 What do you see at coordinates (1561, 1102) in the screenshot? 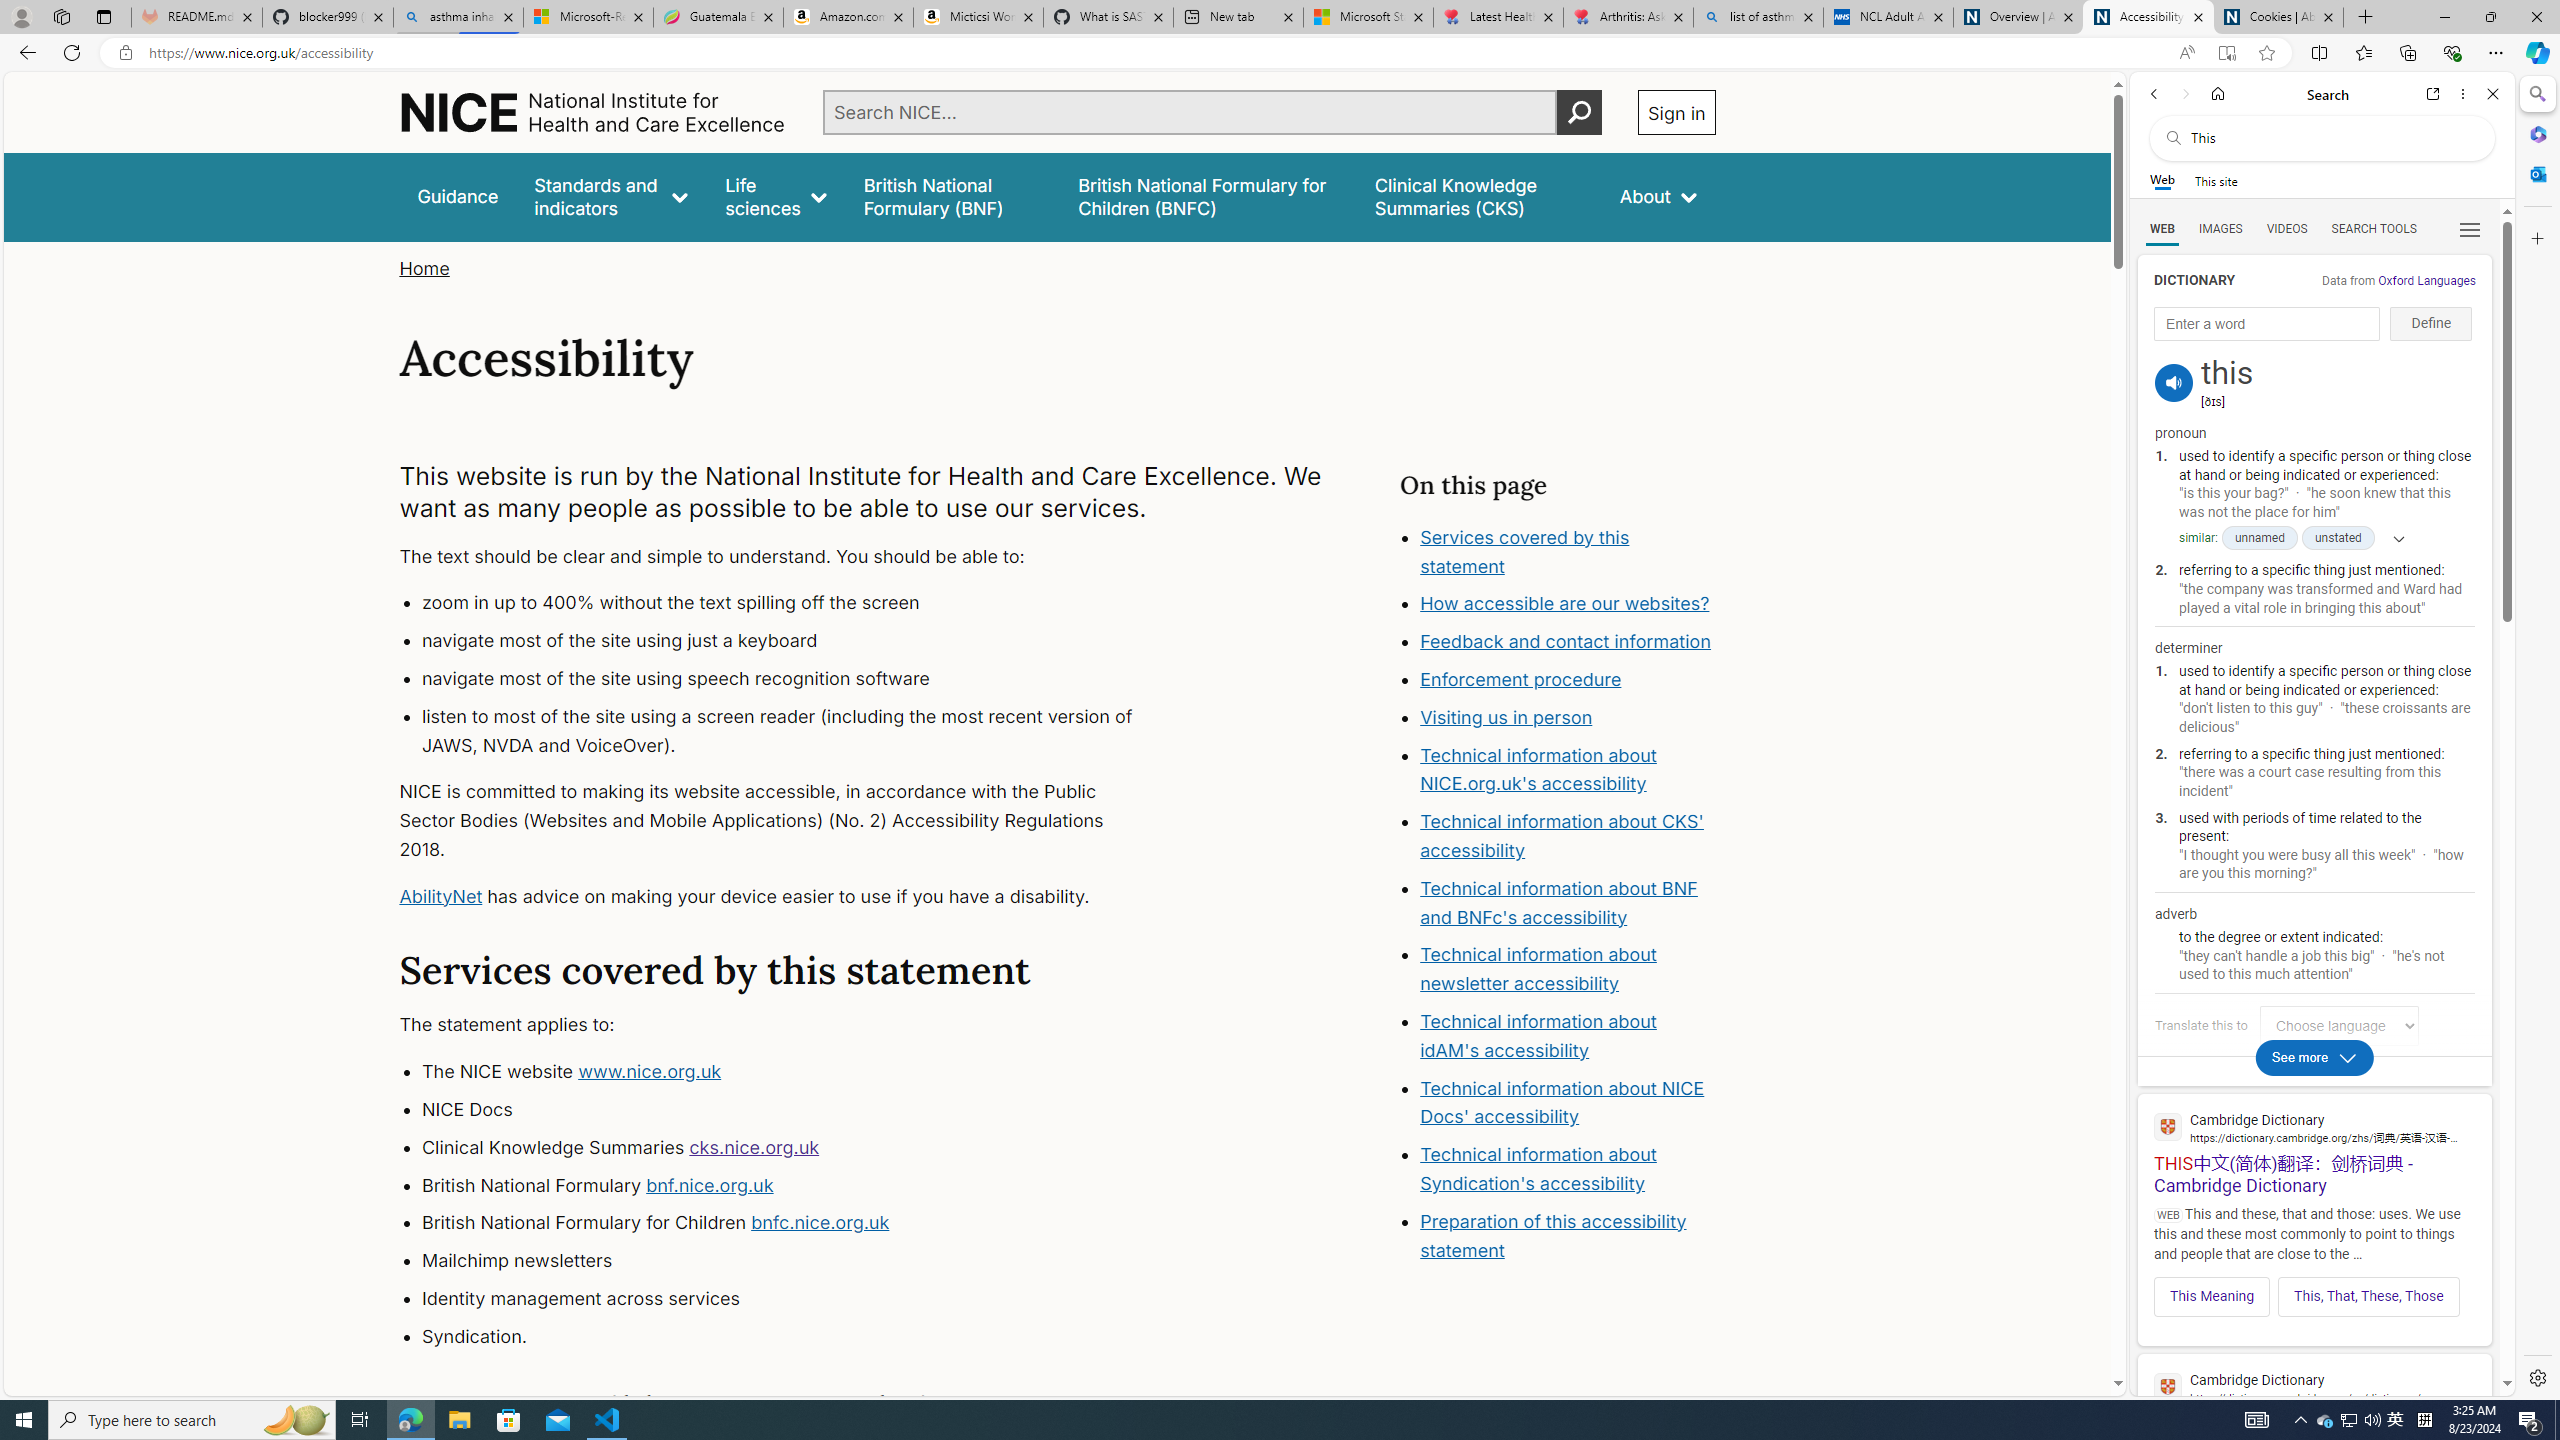
I see `'Technical information about NICE Docs'` at bounding box center [1561, 1102].